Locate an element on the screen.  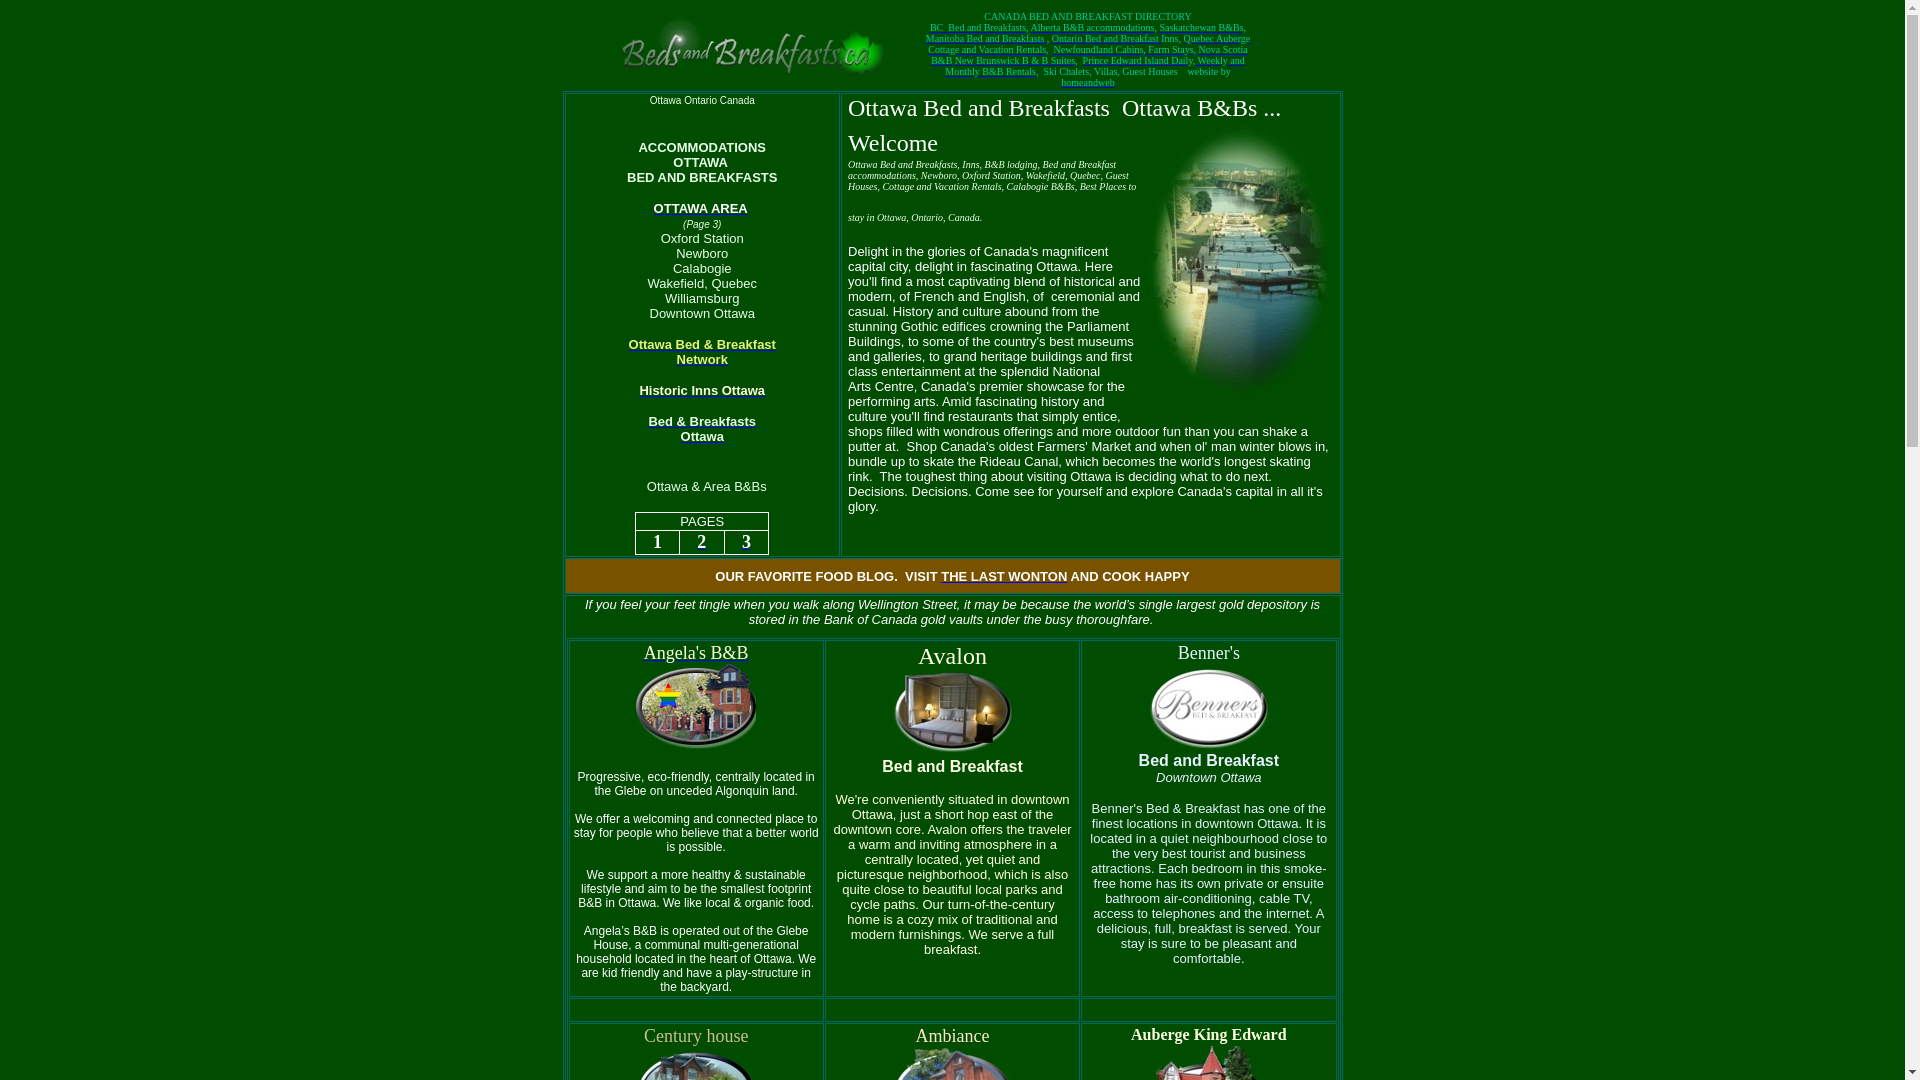
'3' is located at coordinates (745, 542).